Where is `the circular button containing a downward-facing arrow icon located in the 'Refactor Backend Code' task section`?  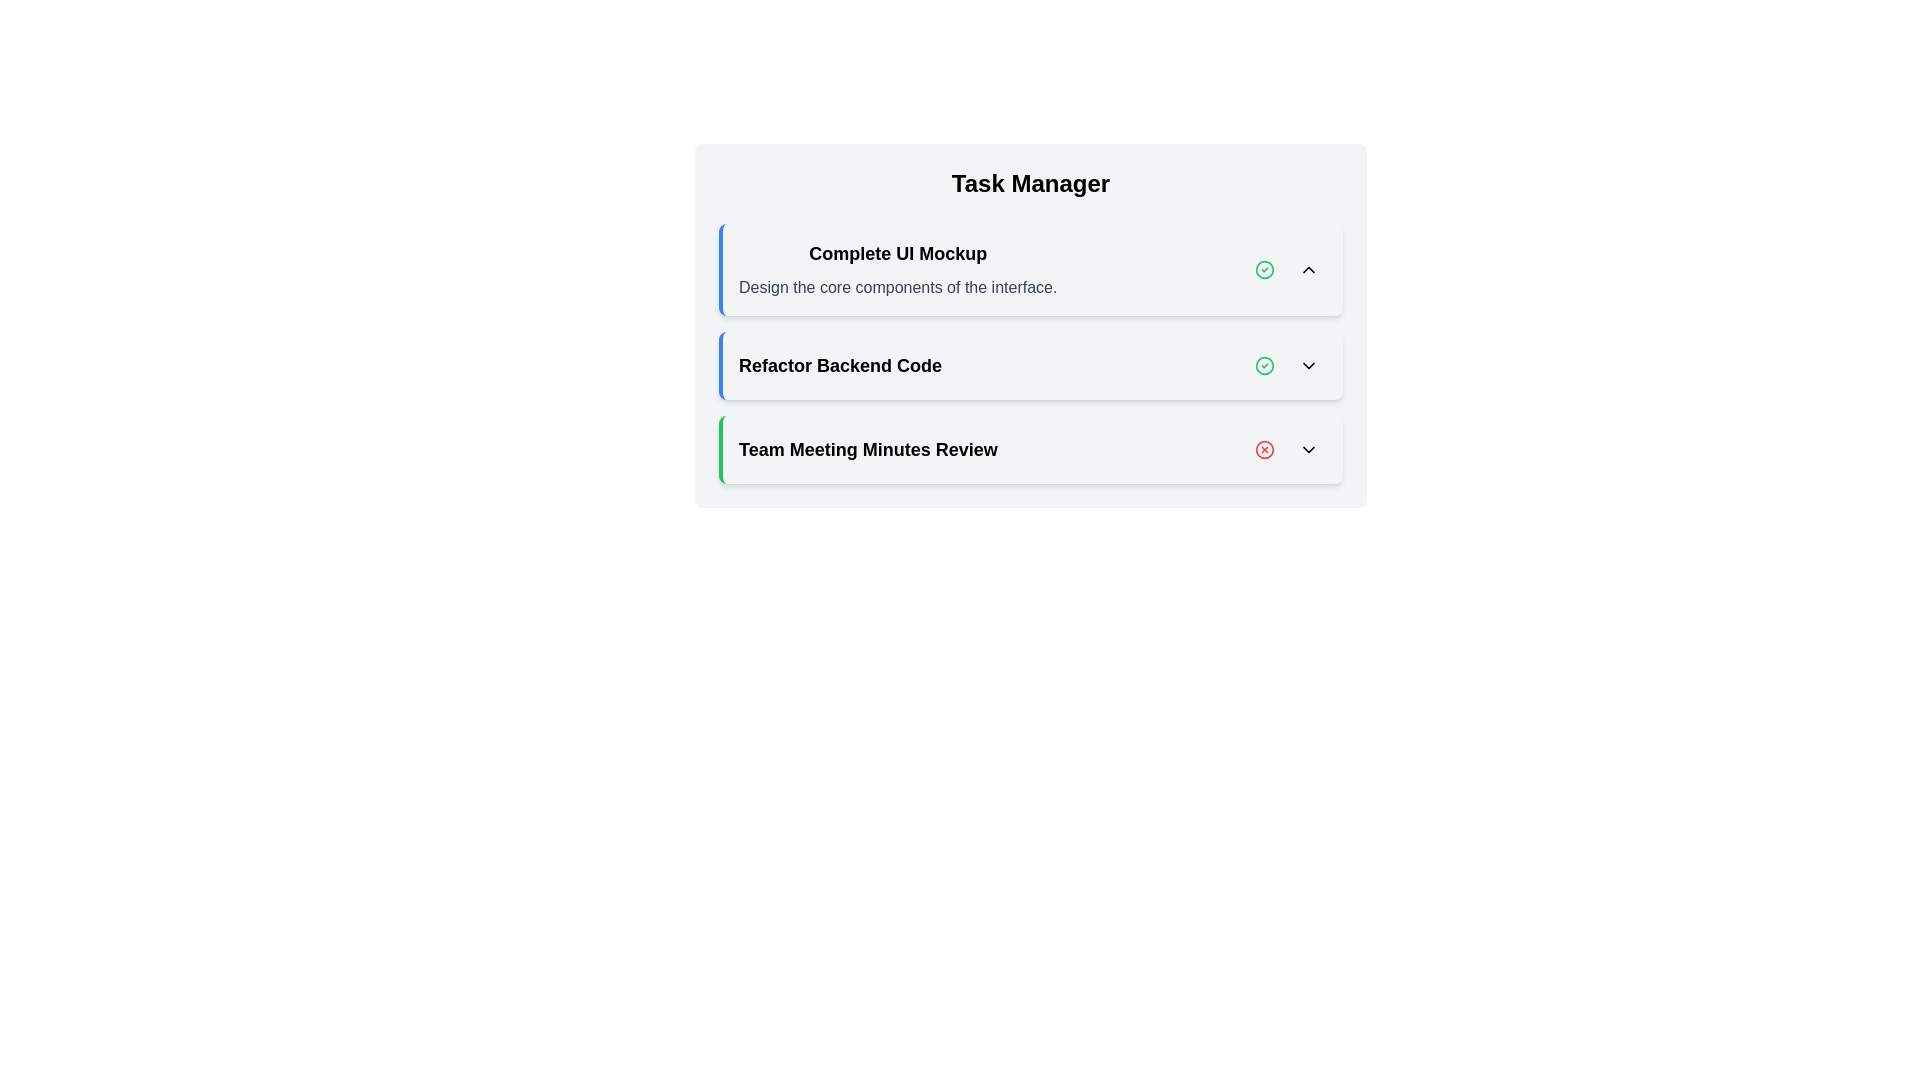
the circular button containing a downward-facing arrow icon located in the 'Refactor Backend Code' task section is located at coordinates (1309, 366).